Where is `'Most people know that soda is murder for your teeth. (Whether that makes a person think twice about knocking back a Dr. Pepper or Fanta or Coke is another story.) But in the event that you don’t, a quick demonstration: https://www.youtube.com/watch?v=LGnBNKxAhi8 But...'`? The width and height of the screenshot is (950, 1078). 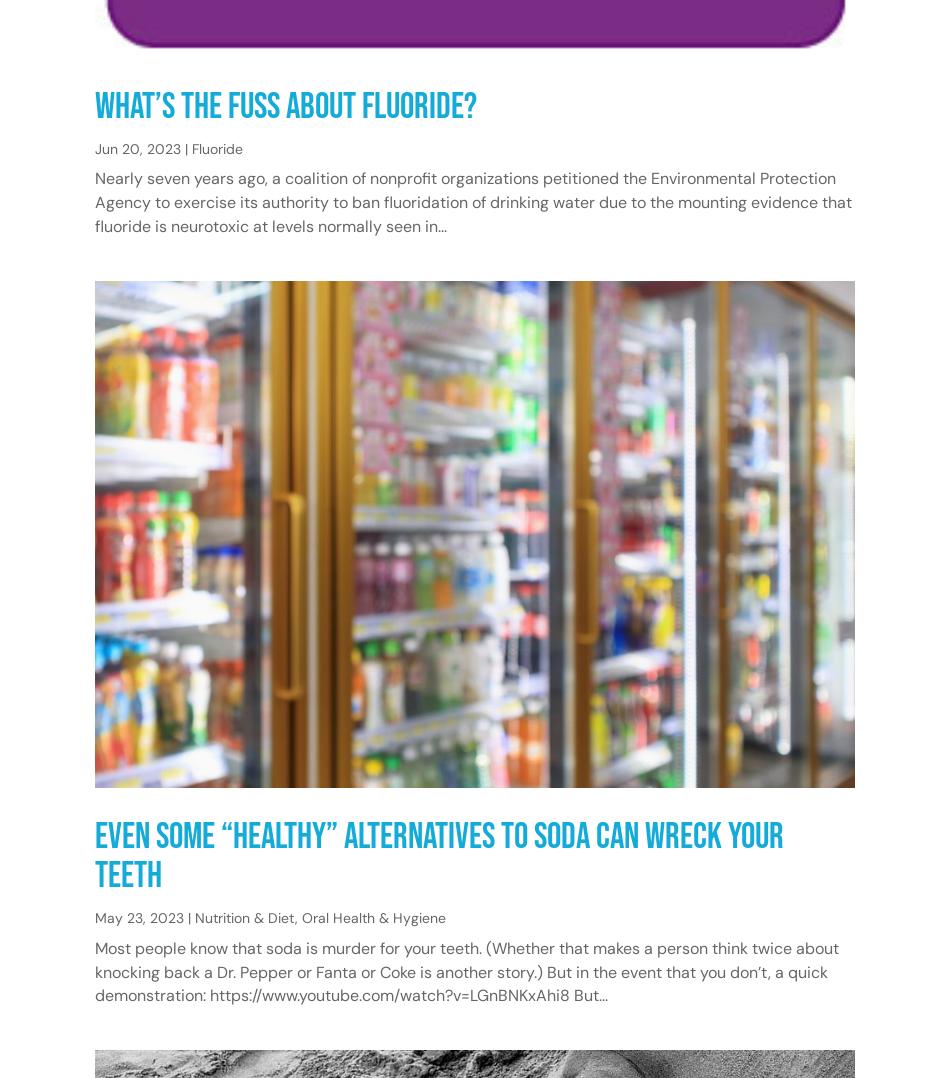
'Most people know that soda is murder for your teeth. (Whether that makes a person think twice about knocking back a Dr. Pepper or Fanta or Coke is another story.) But in the event that you don’t, a quick demonstration: https://www.youtube.com/watch?v=LGnBNKxAhi8 But...' is located at coordinates (466, 971).